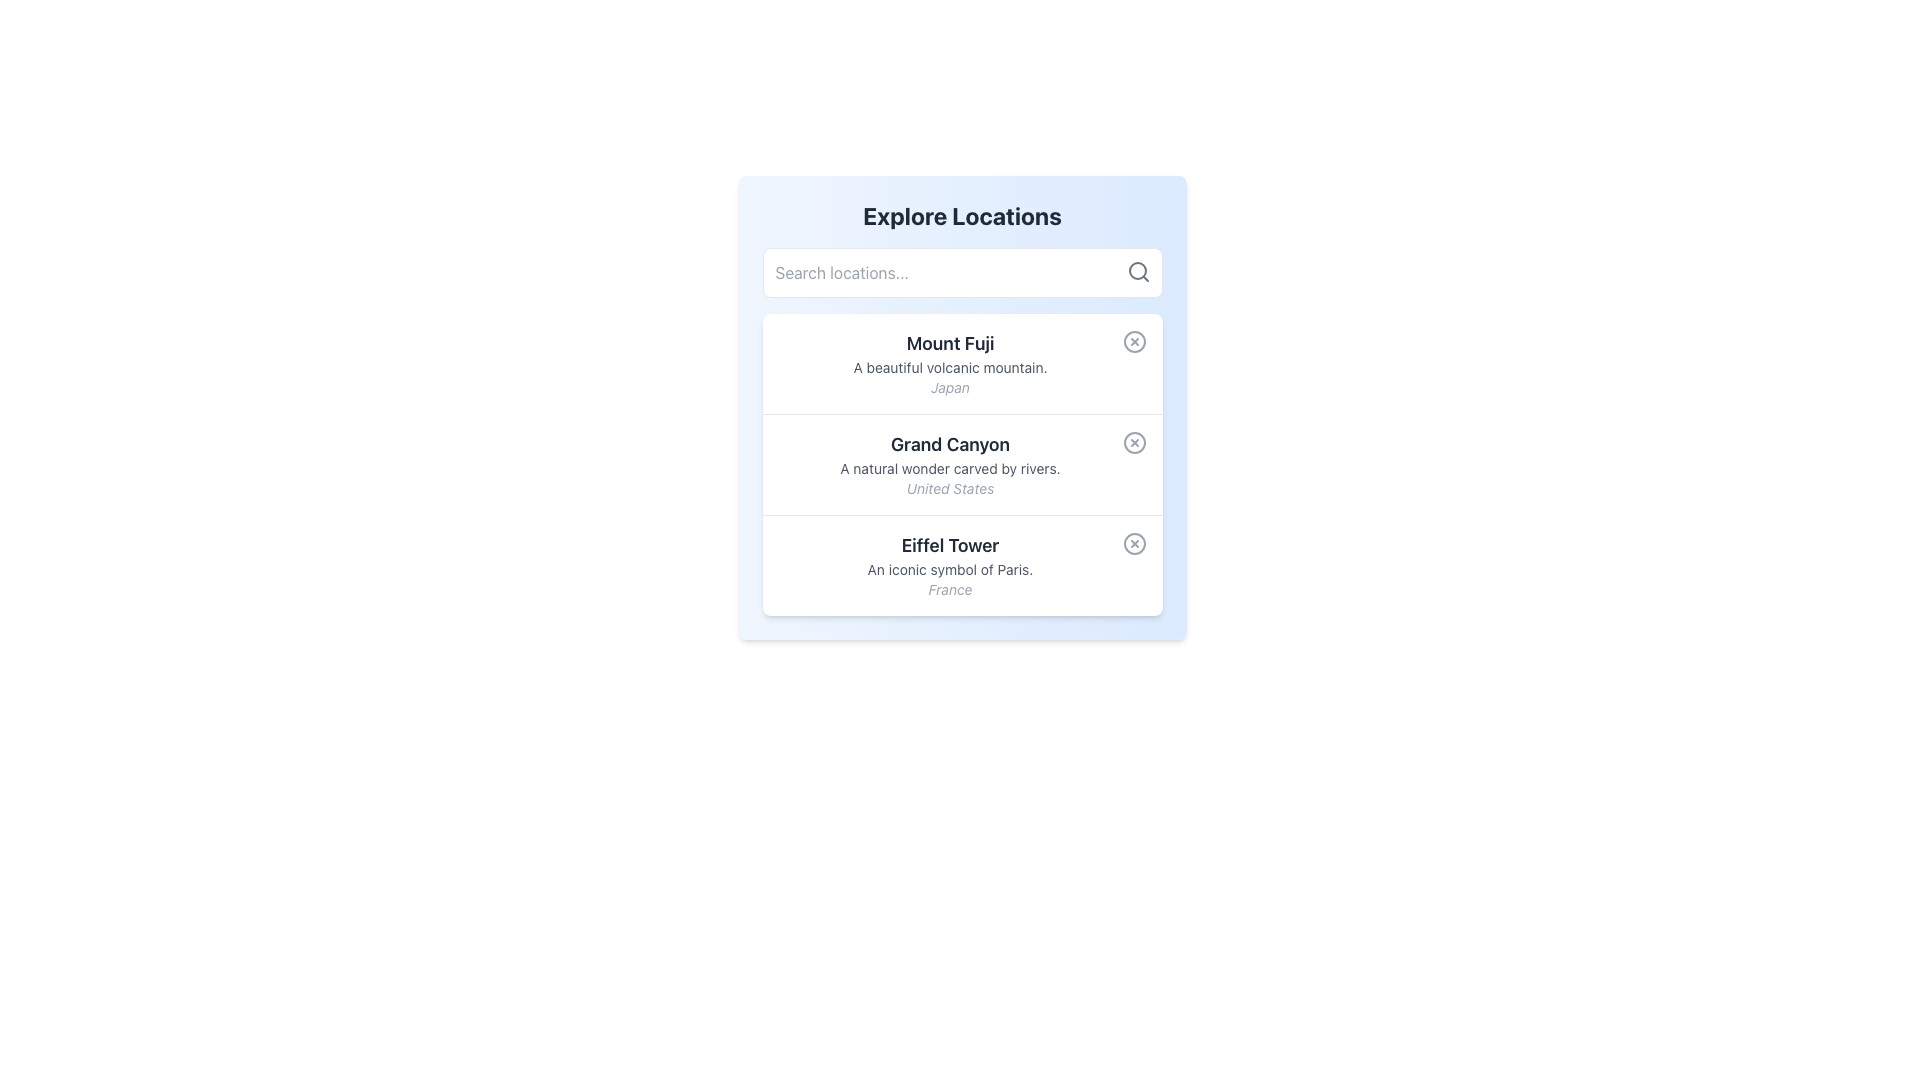  What do you see at coordinates (962, 363) in the screenshot?
I see `the first list item labeled 'Mount Fuji' under the 'Explore Locations' header` at bounding box center [962, 363].